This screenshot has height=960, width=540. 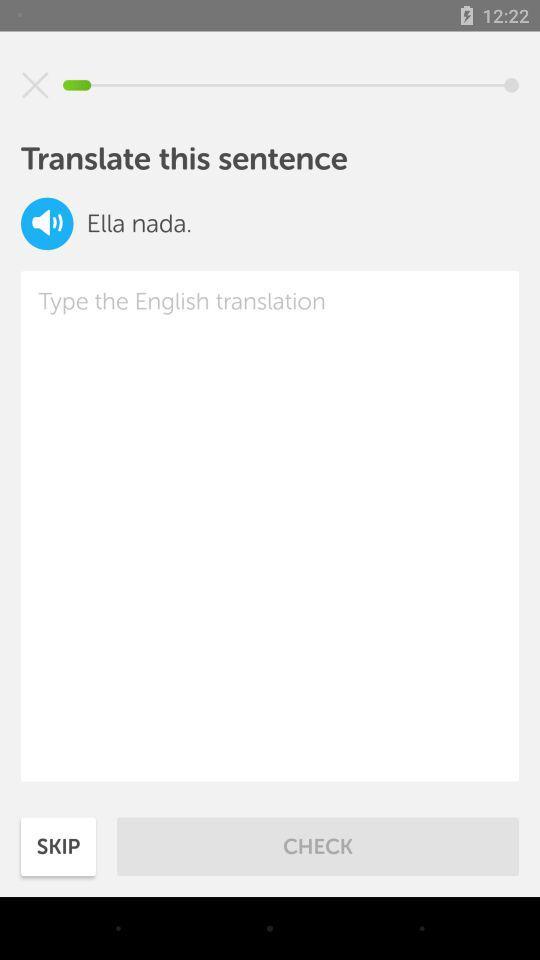 What do you see at coordinates (47, 223) in the screenshot?
I see `audio of sentence` at bounding box center [47, 223].